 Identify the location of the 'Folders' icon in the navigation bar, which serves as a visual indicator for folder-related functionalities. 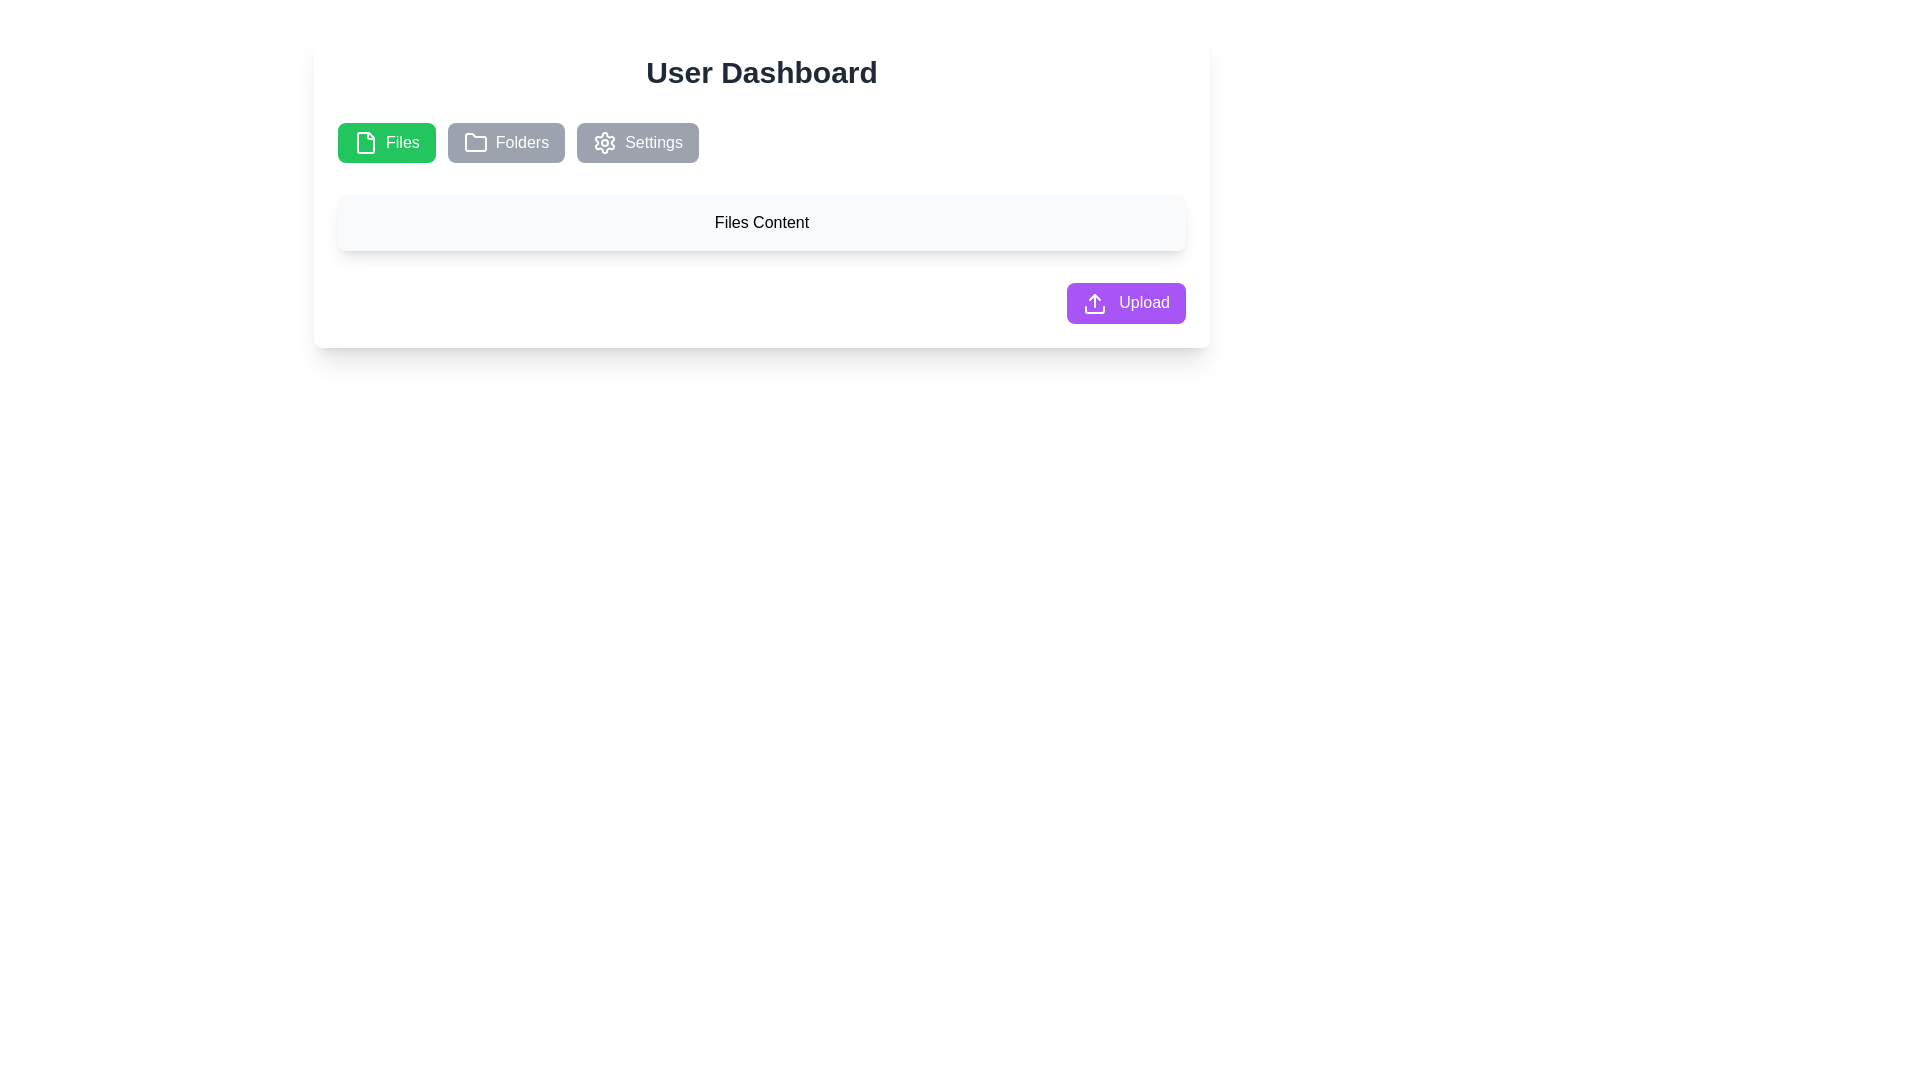
(474, 141).